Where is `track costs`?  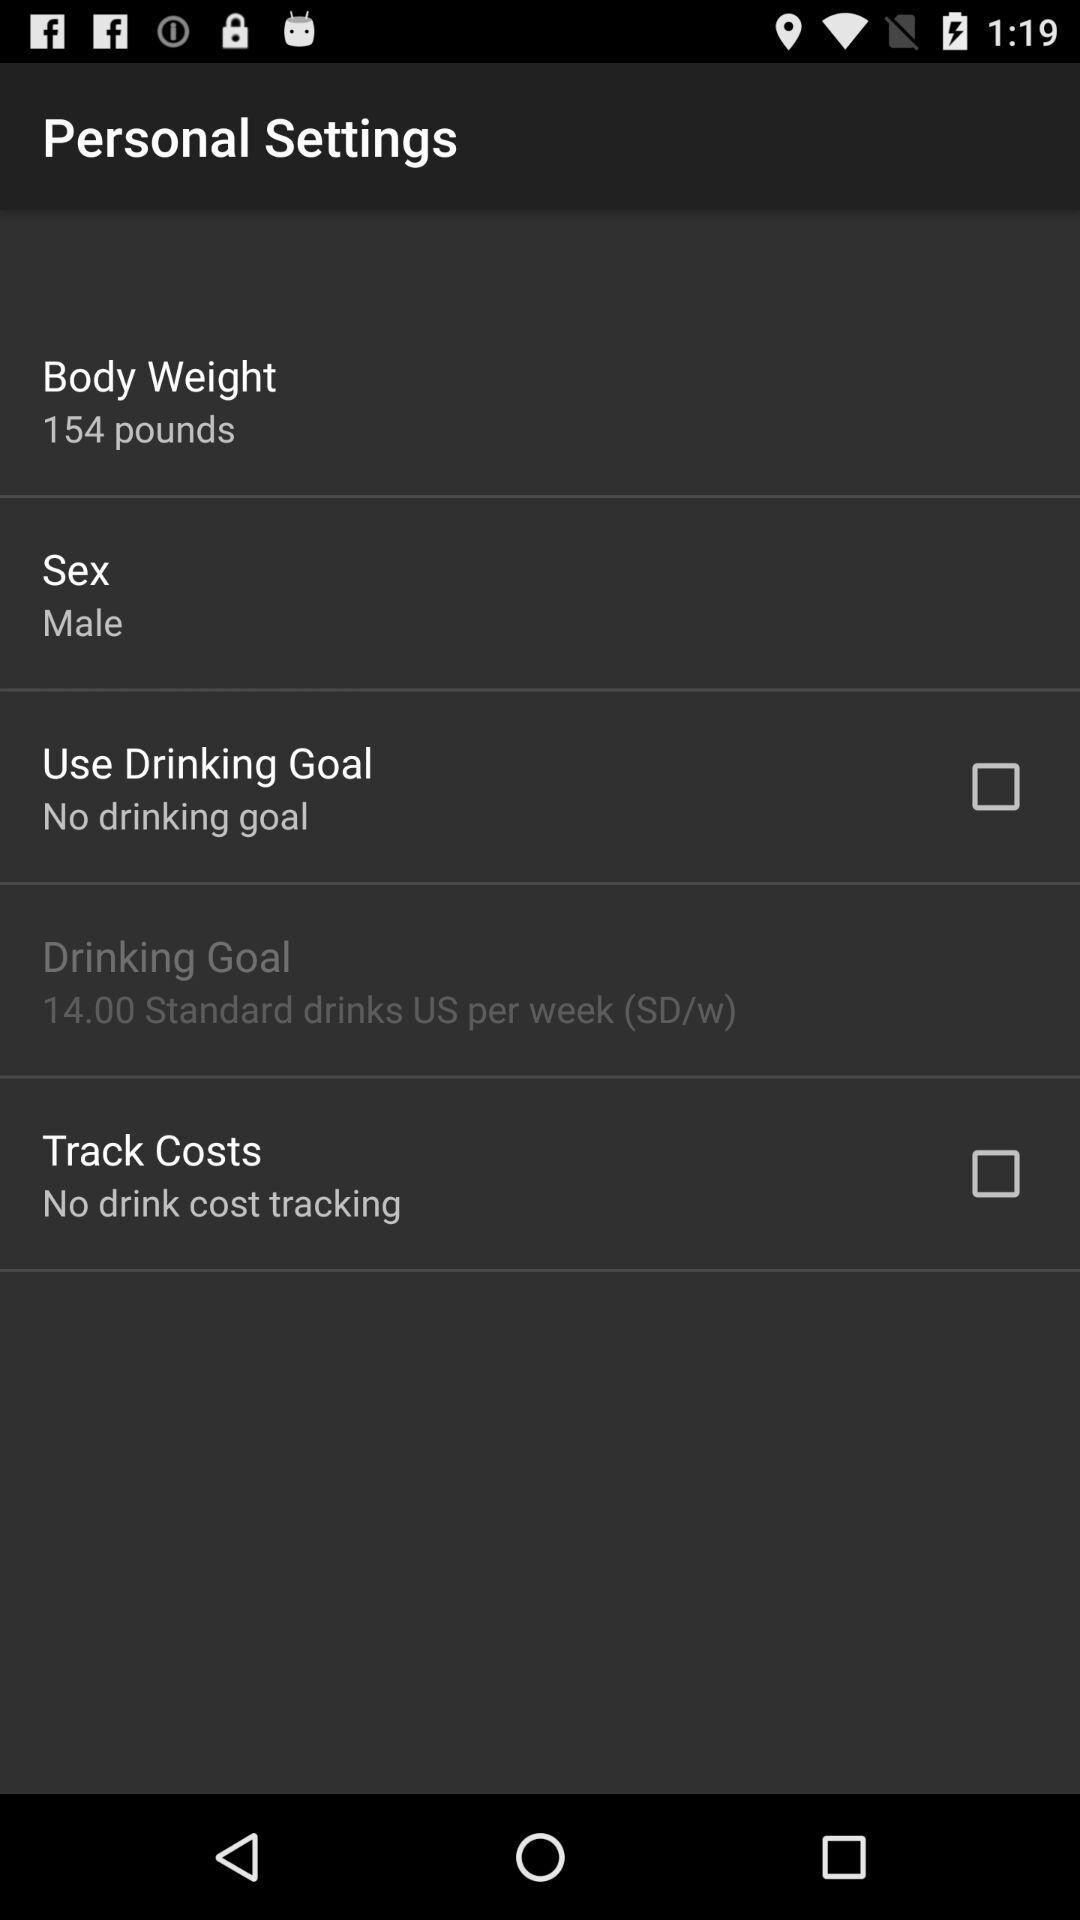 track costs is located at coordinates (151, 1148).